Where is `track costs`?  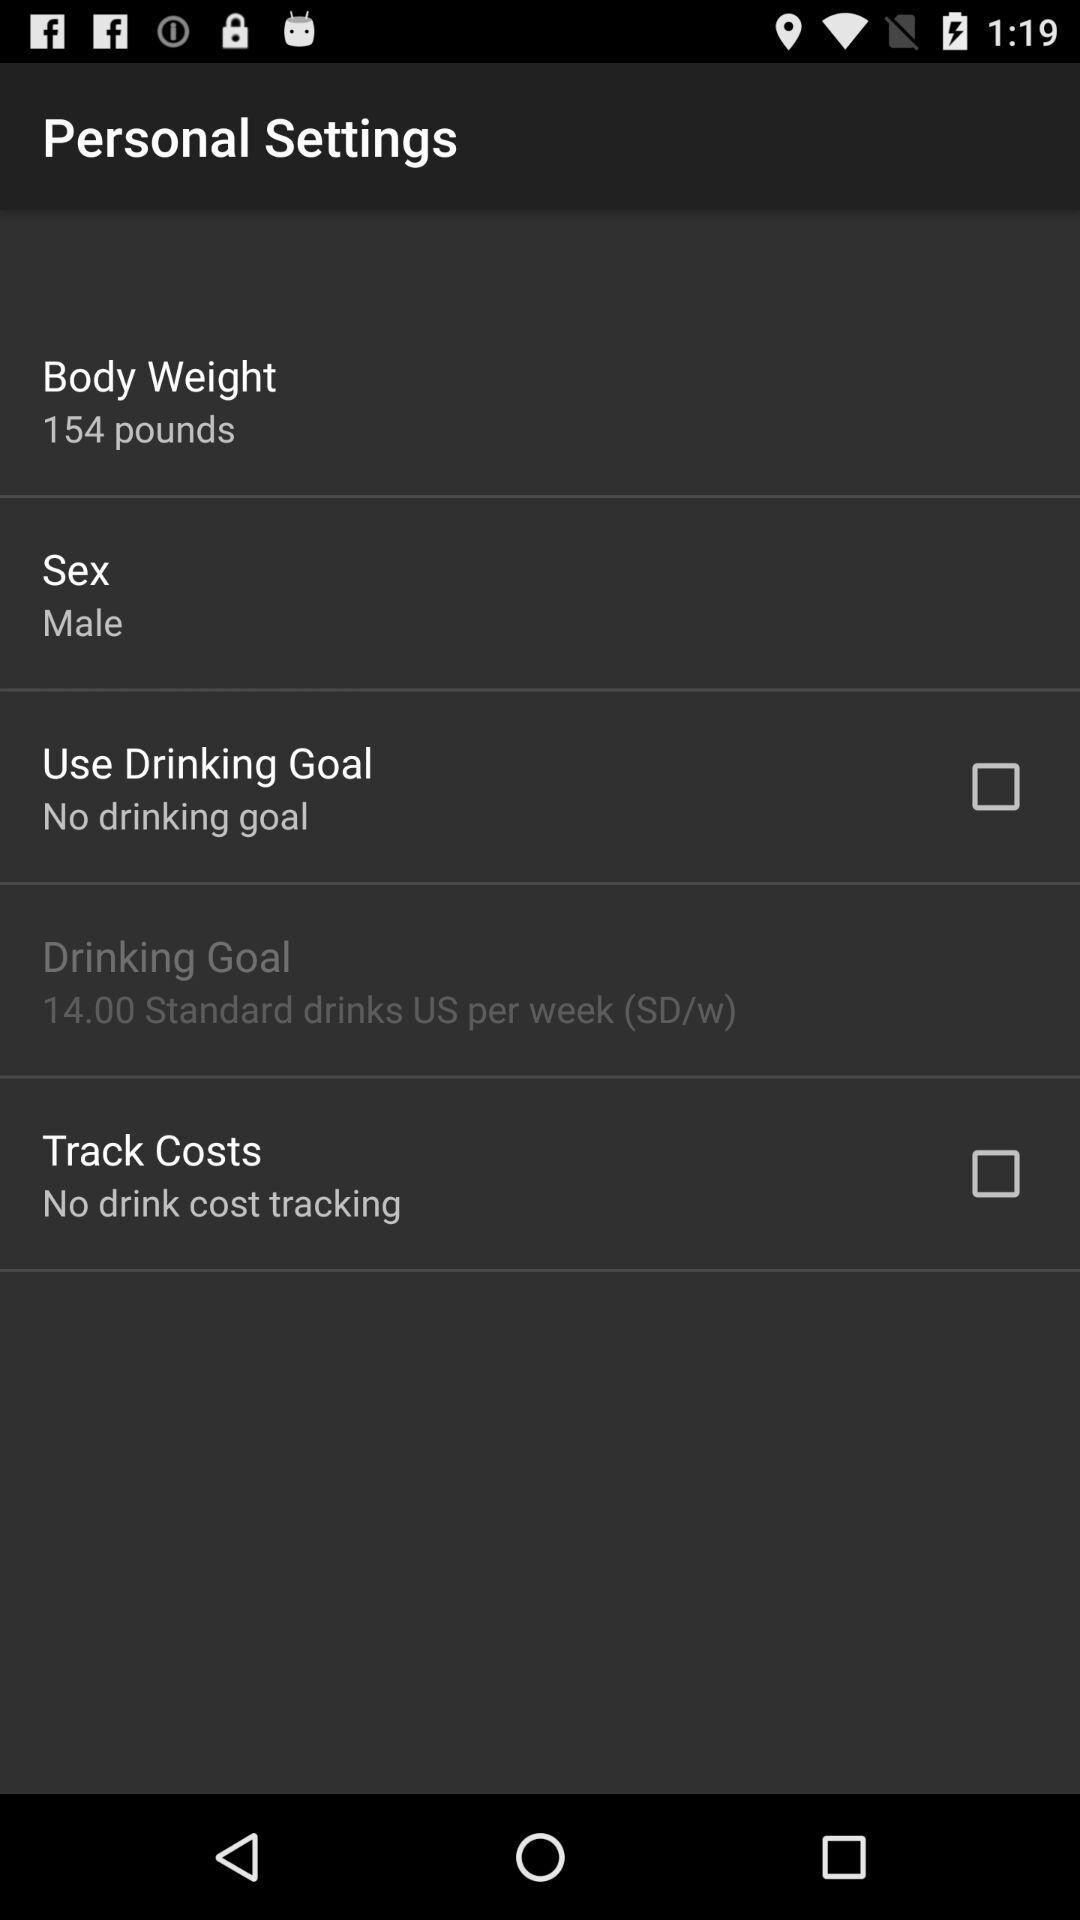 track costs is located at coordinates (151, 1148).